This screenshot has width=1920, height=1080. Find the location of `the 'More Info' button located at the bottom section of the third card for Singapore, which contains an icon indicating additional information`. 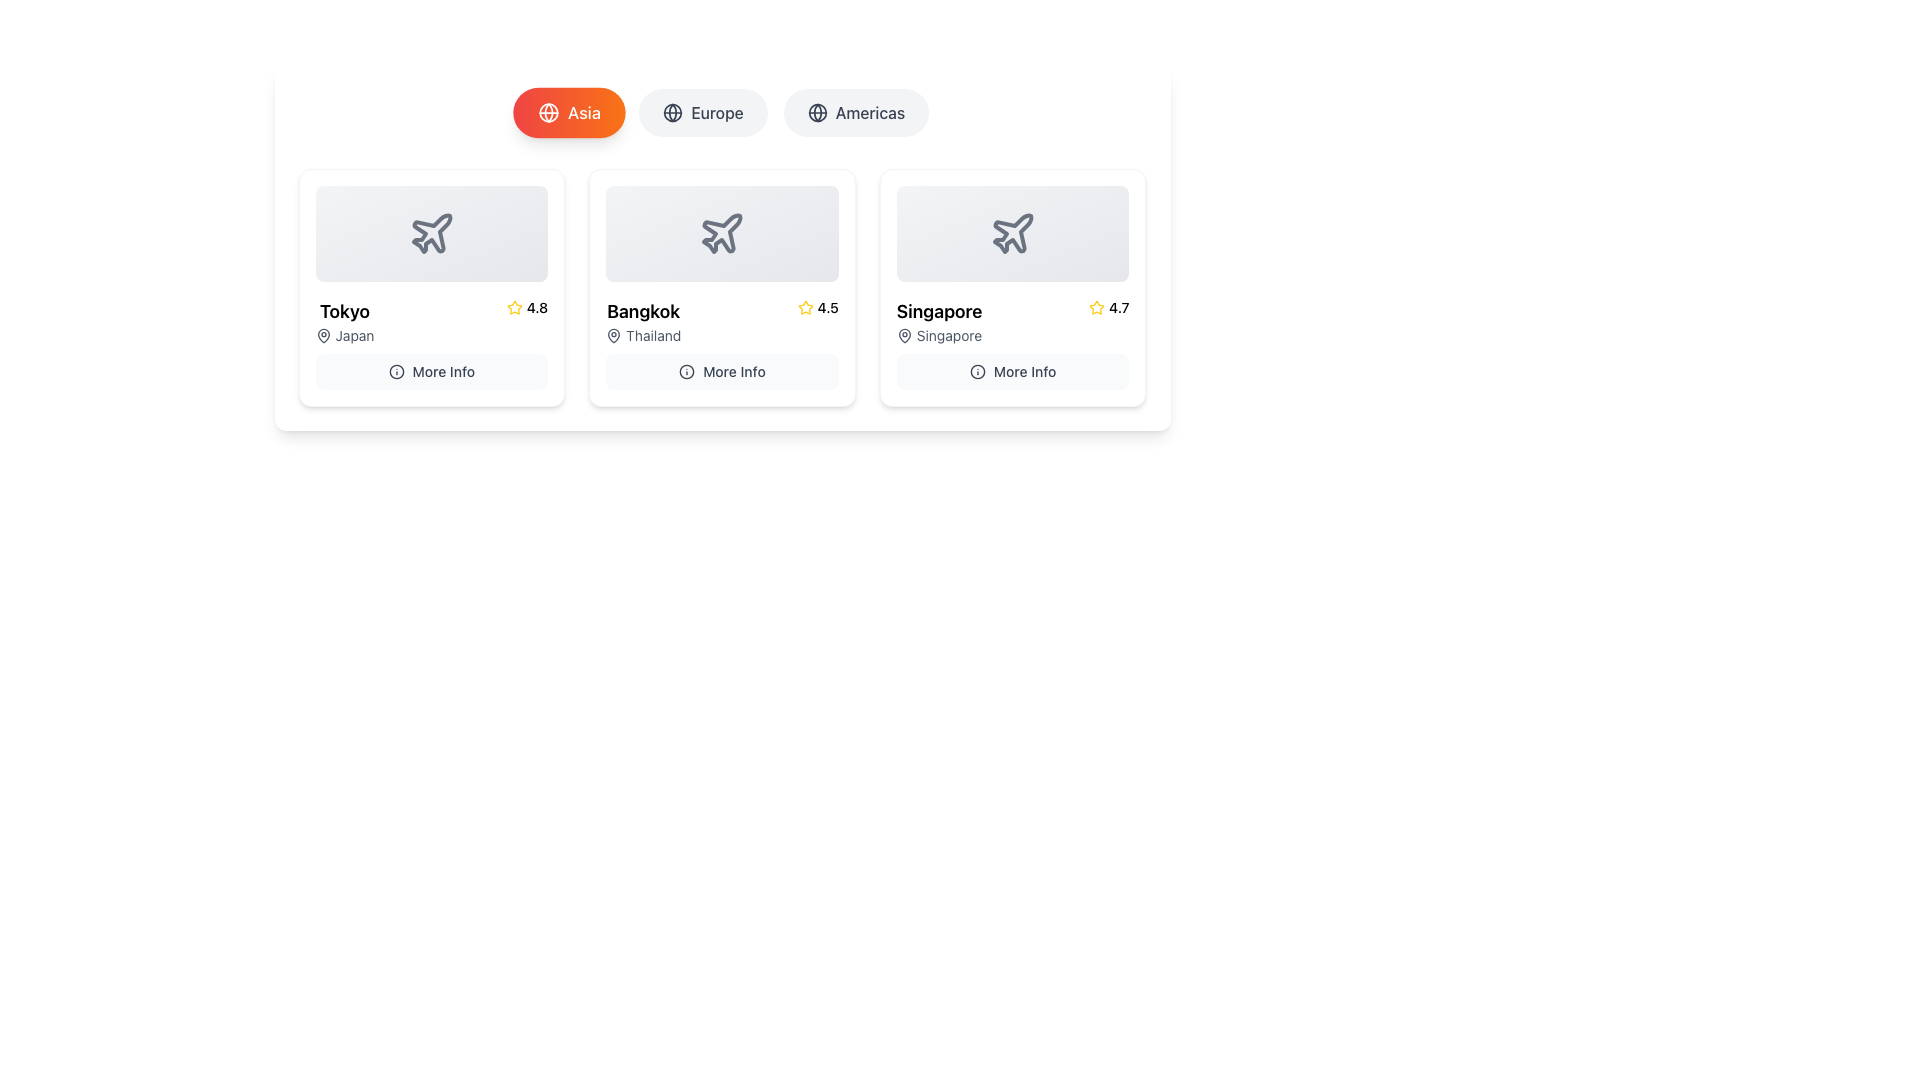

the 'More Info' button located at the bottom section of the third card for Singapore, which contains an icon indicating additional information is located at coordinates (977, 371).